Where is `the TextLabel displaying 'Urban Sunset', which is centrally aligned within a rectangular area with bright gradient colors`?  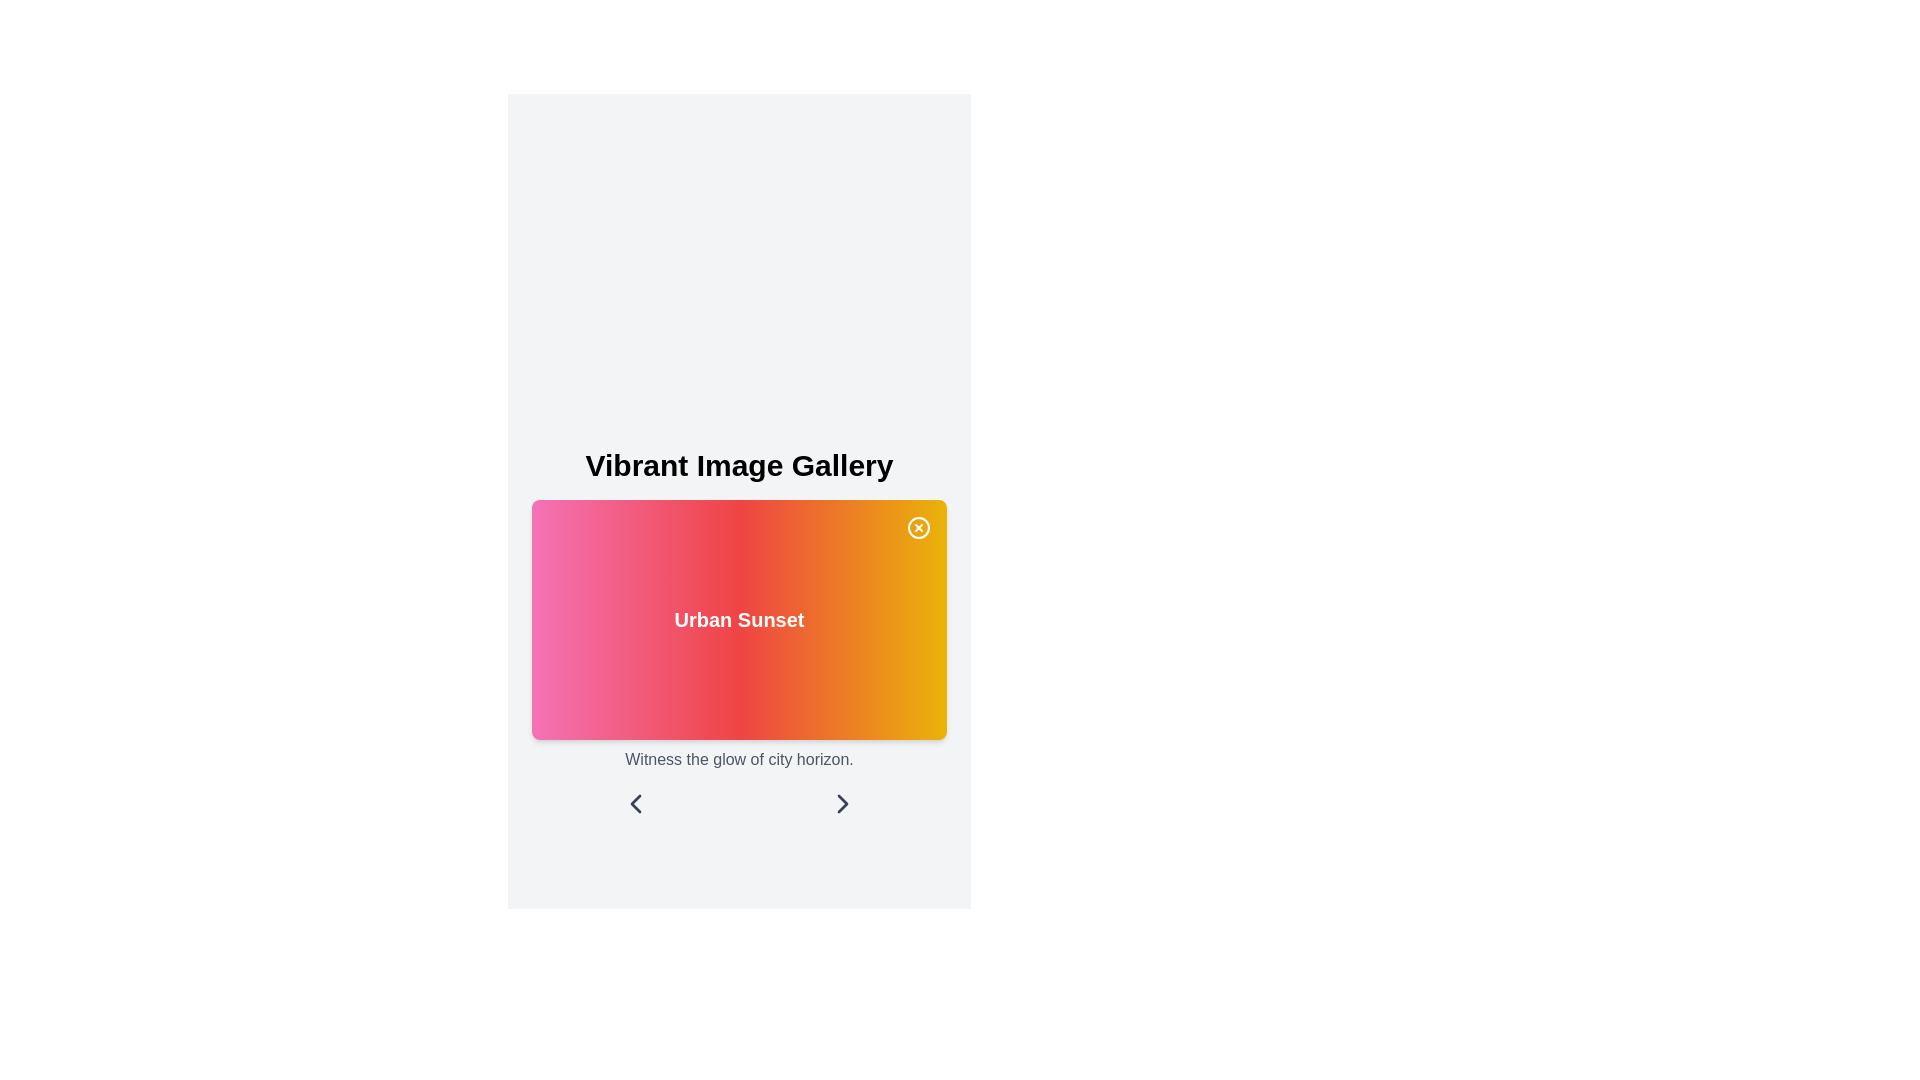
the TextLabel displaying 'Urban Sunset', which is centrally aligned within a rectangular area with bright gradient colors is located at coordinates (738, 619).